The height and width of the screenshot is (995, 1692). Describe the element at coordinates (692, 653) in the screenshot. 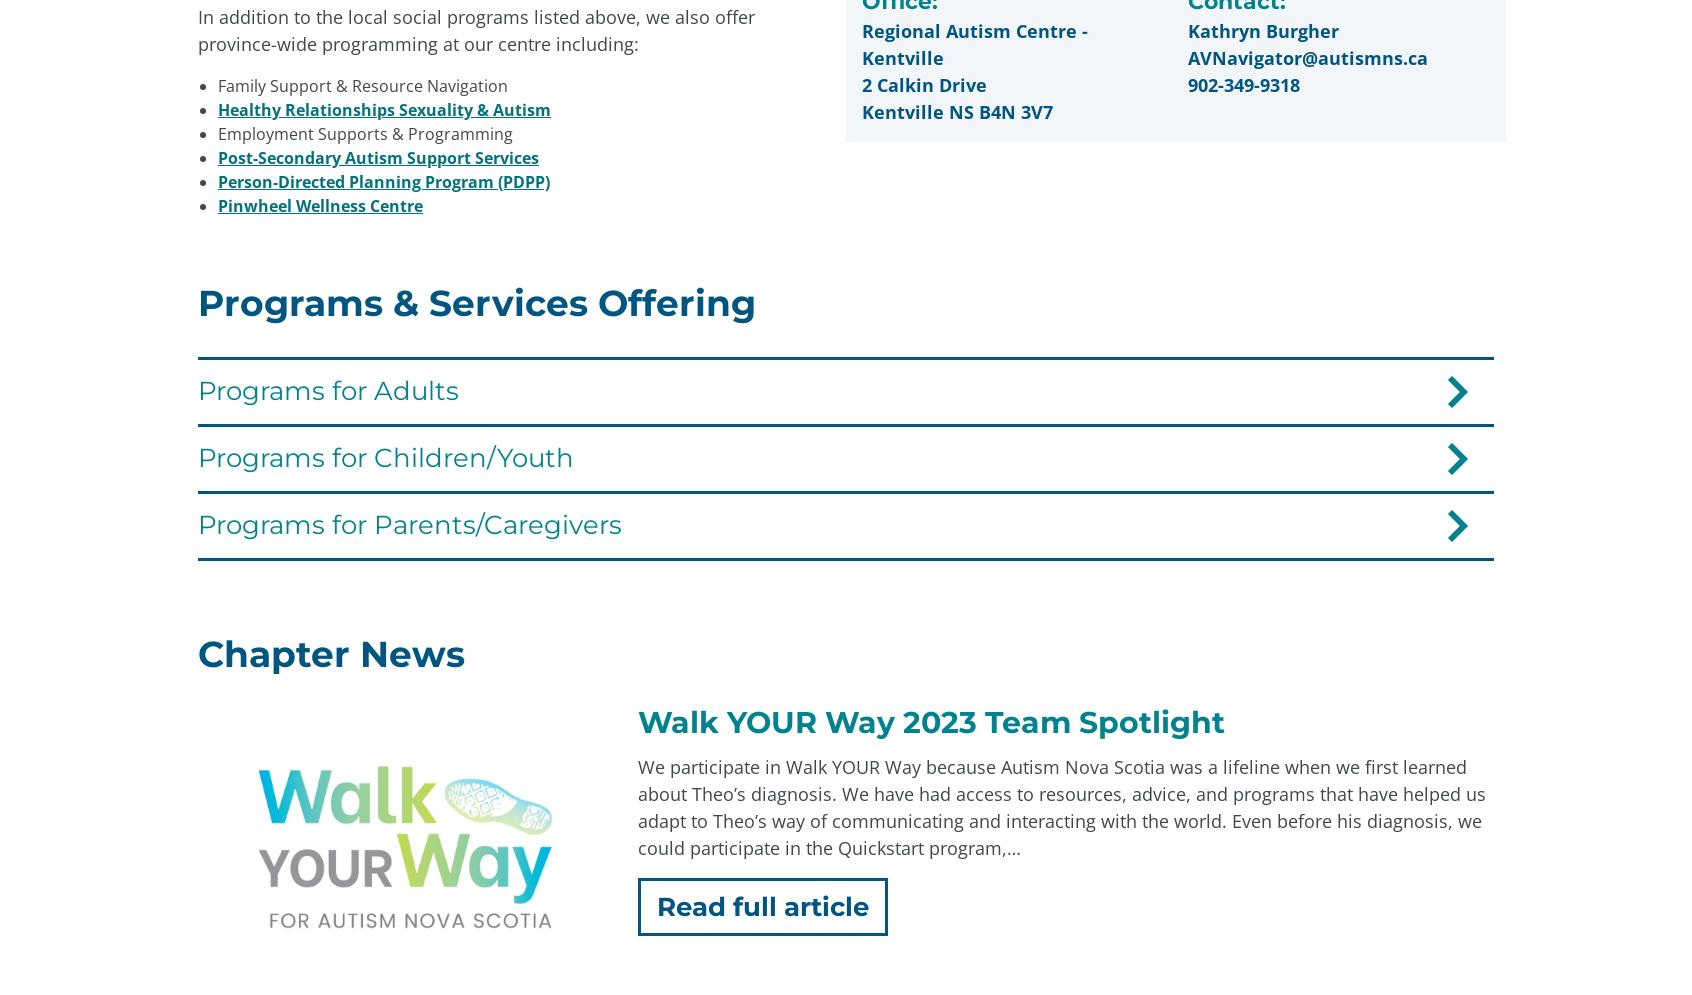

I see `'Autism Nova Scotia (Halifax Office)'` at that location.